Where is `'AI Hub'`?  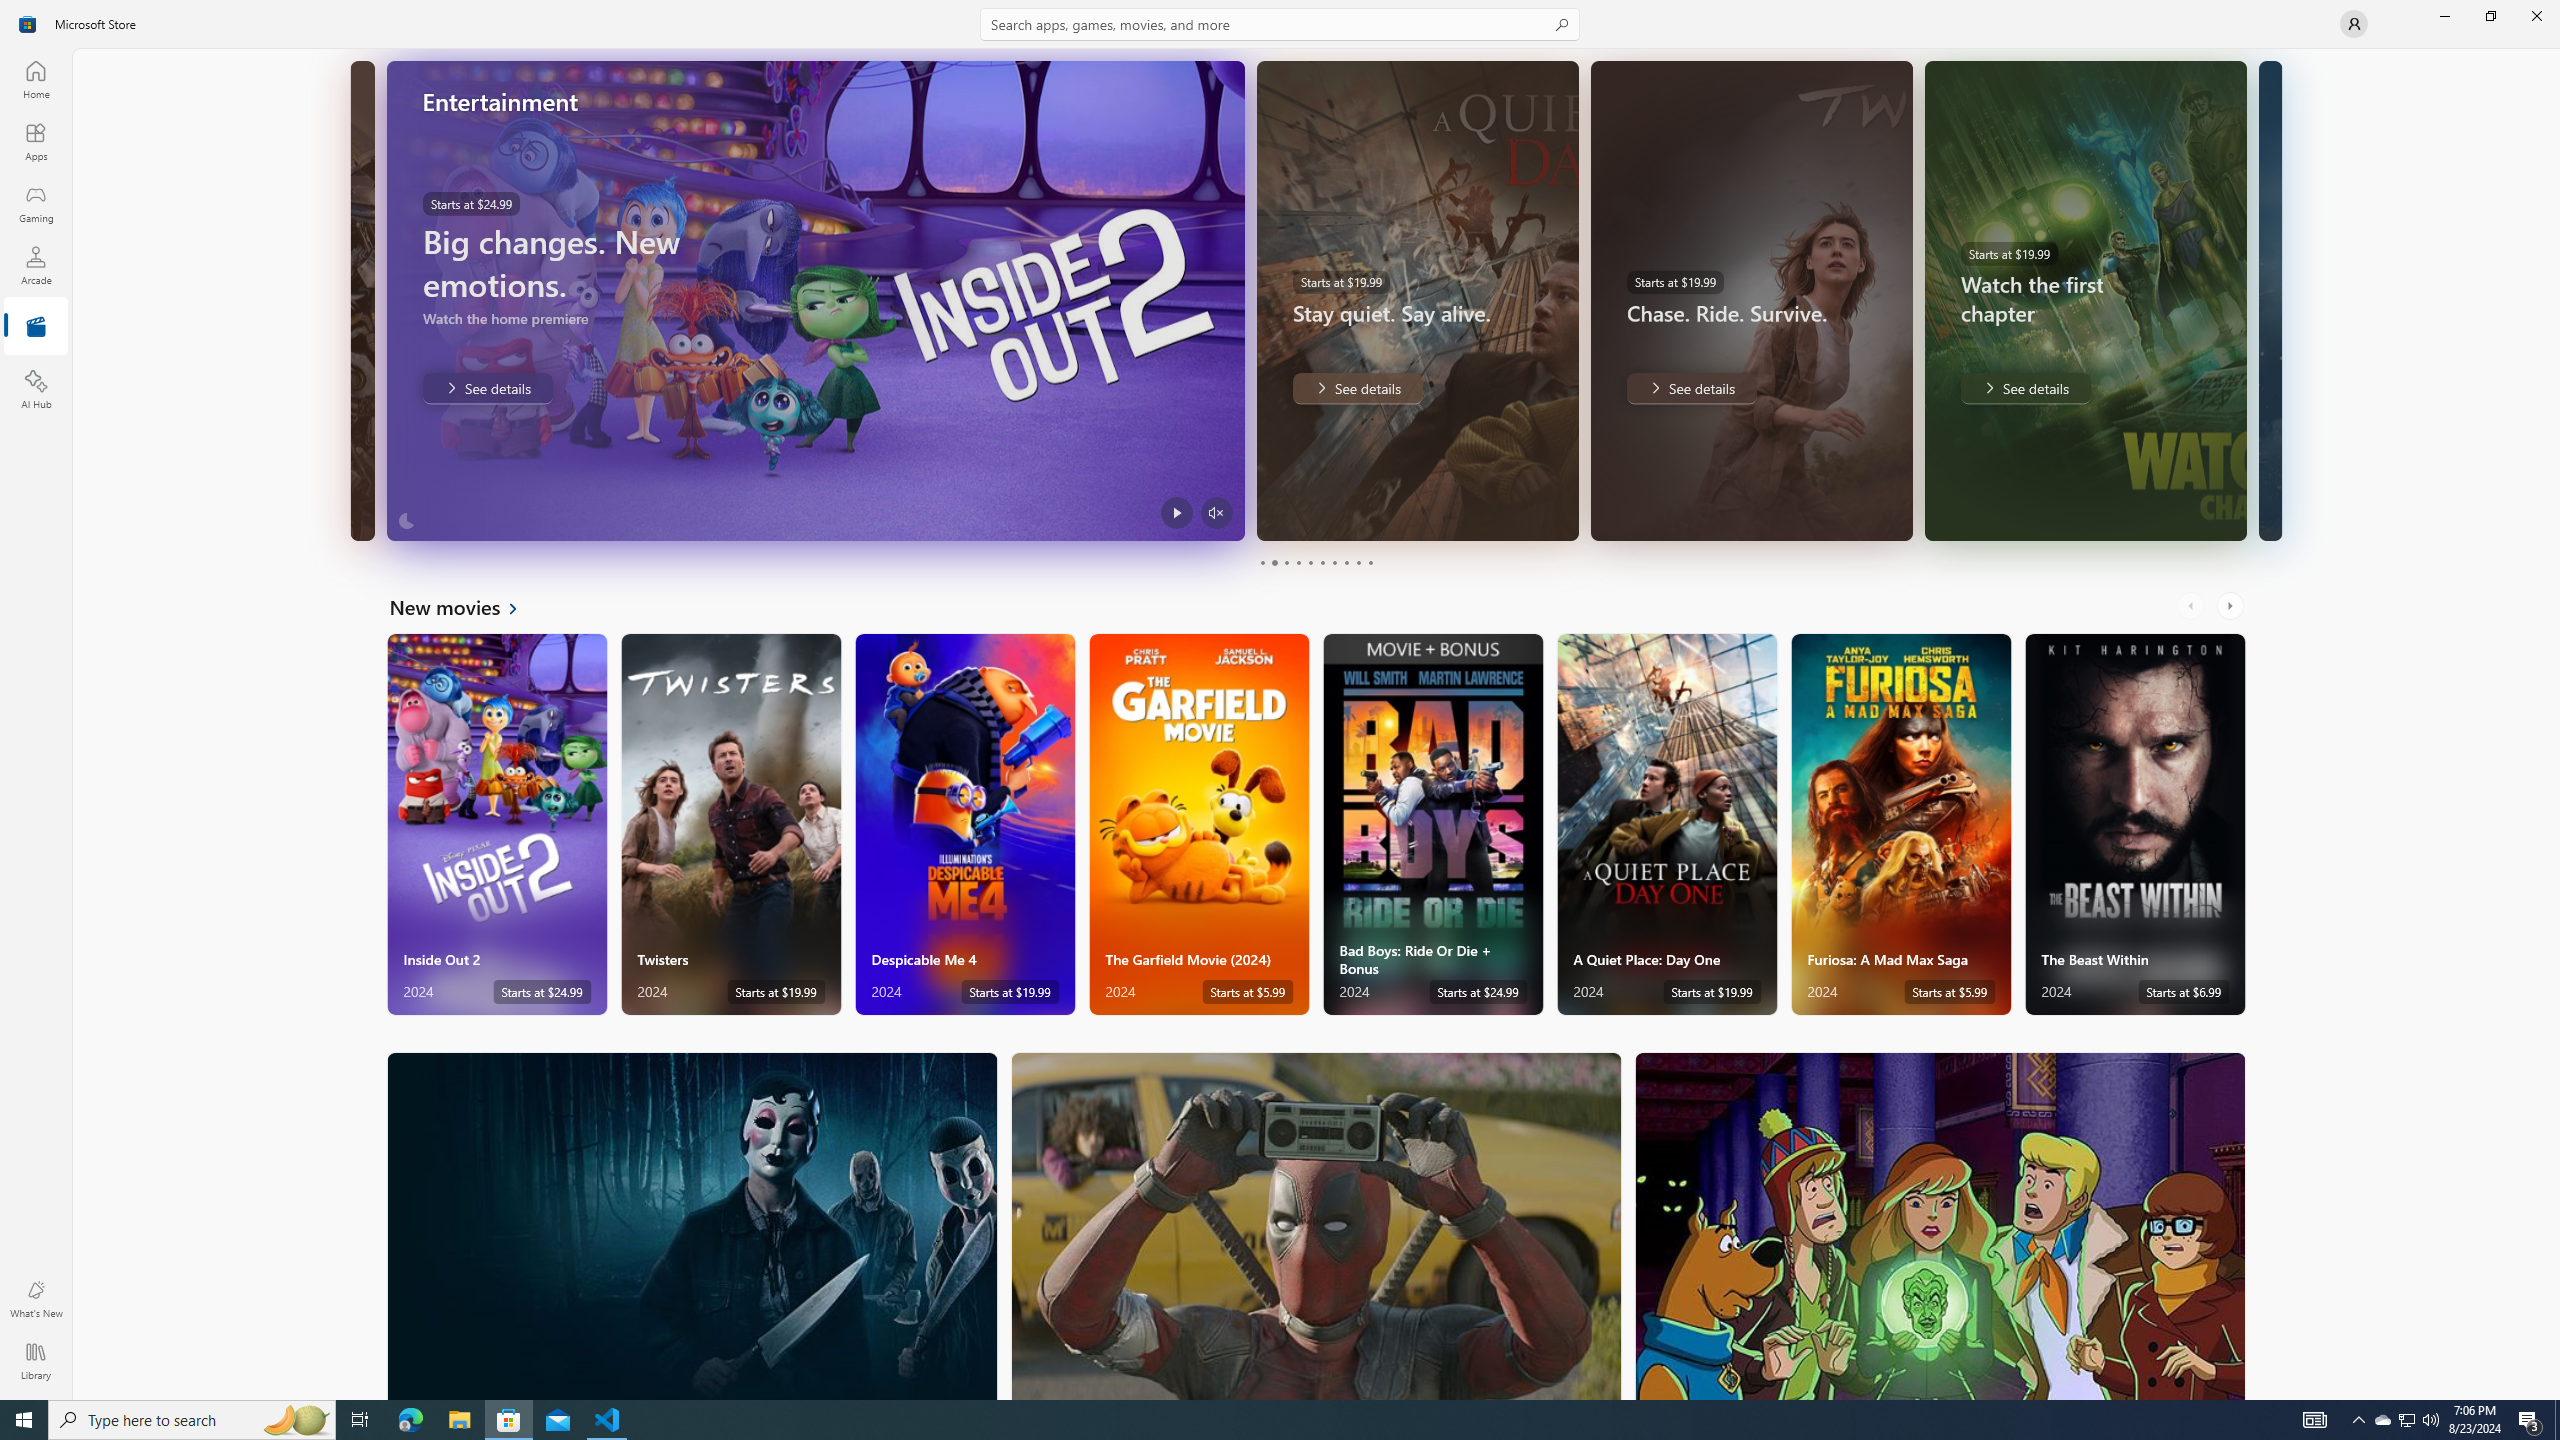
'AI Hub' is located at coordinates (34, 388).